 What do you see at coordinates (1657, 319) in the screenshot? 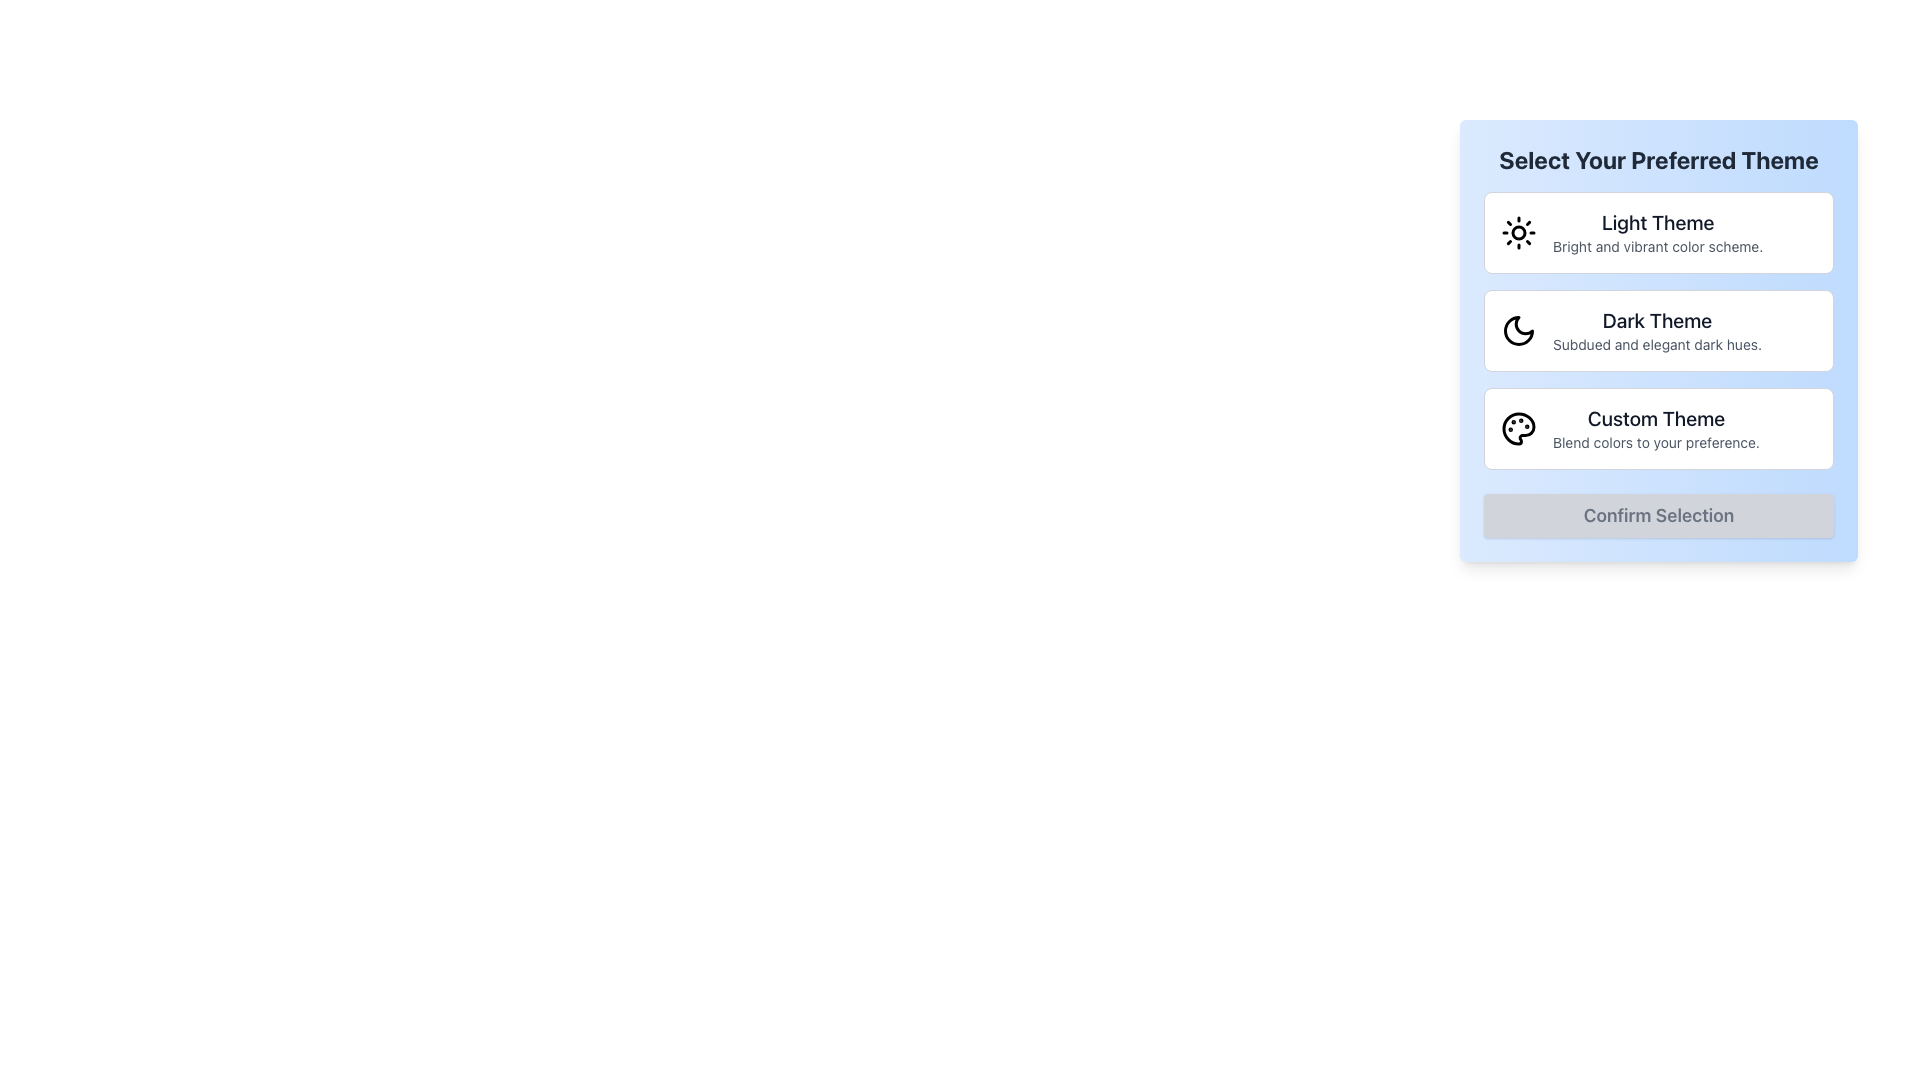
I see `title text label for the 'Dark Theme' option, which is positioned above the descriptive text in the theme selection interface` at bounding box center [1657, 319].